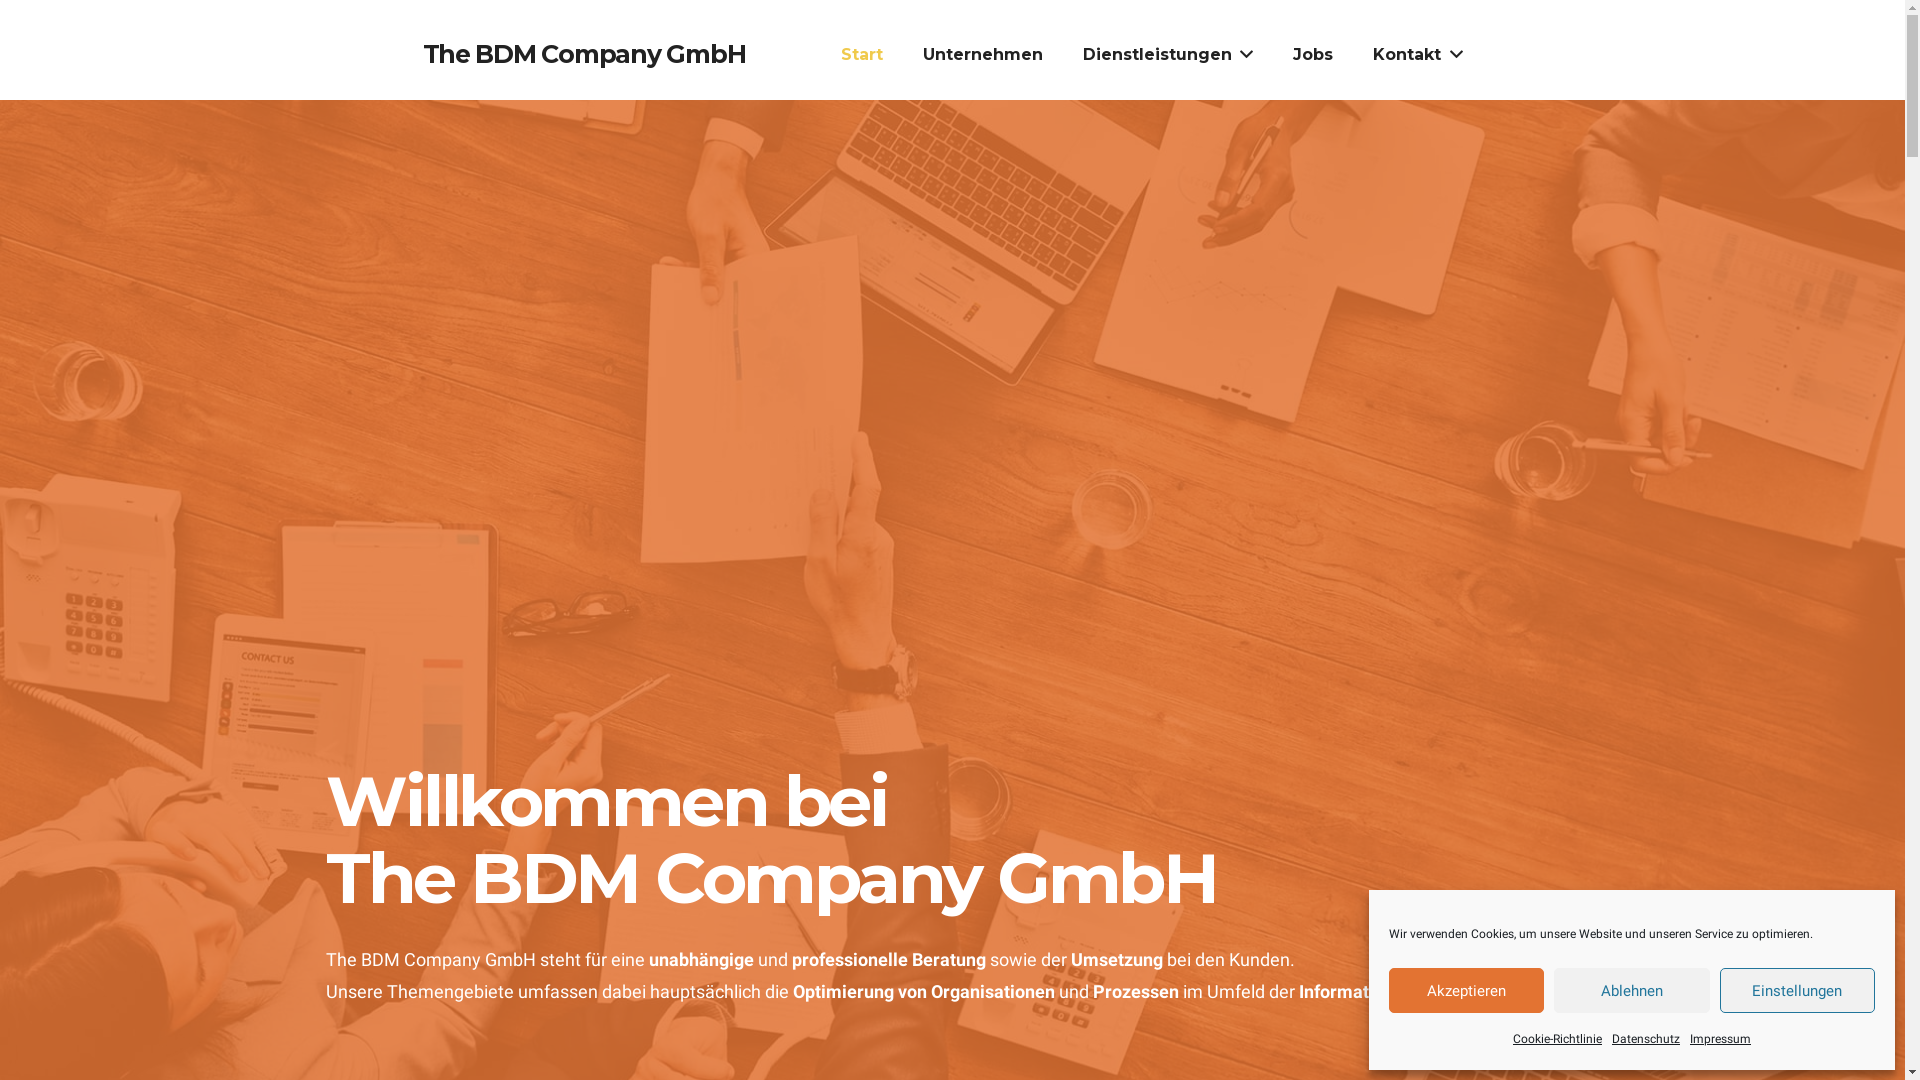 Image resolution: width=1920 pixels, height=1080 pixels. What do you see at coordinates (1719, 1037) in the screenshot?
I see `'Impressum'` at bounding box center [1719, 1037].